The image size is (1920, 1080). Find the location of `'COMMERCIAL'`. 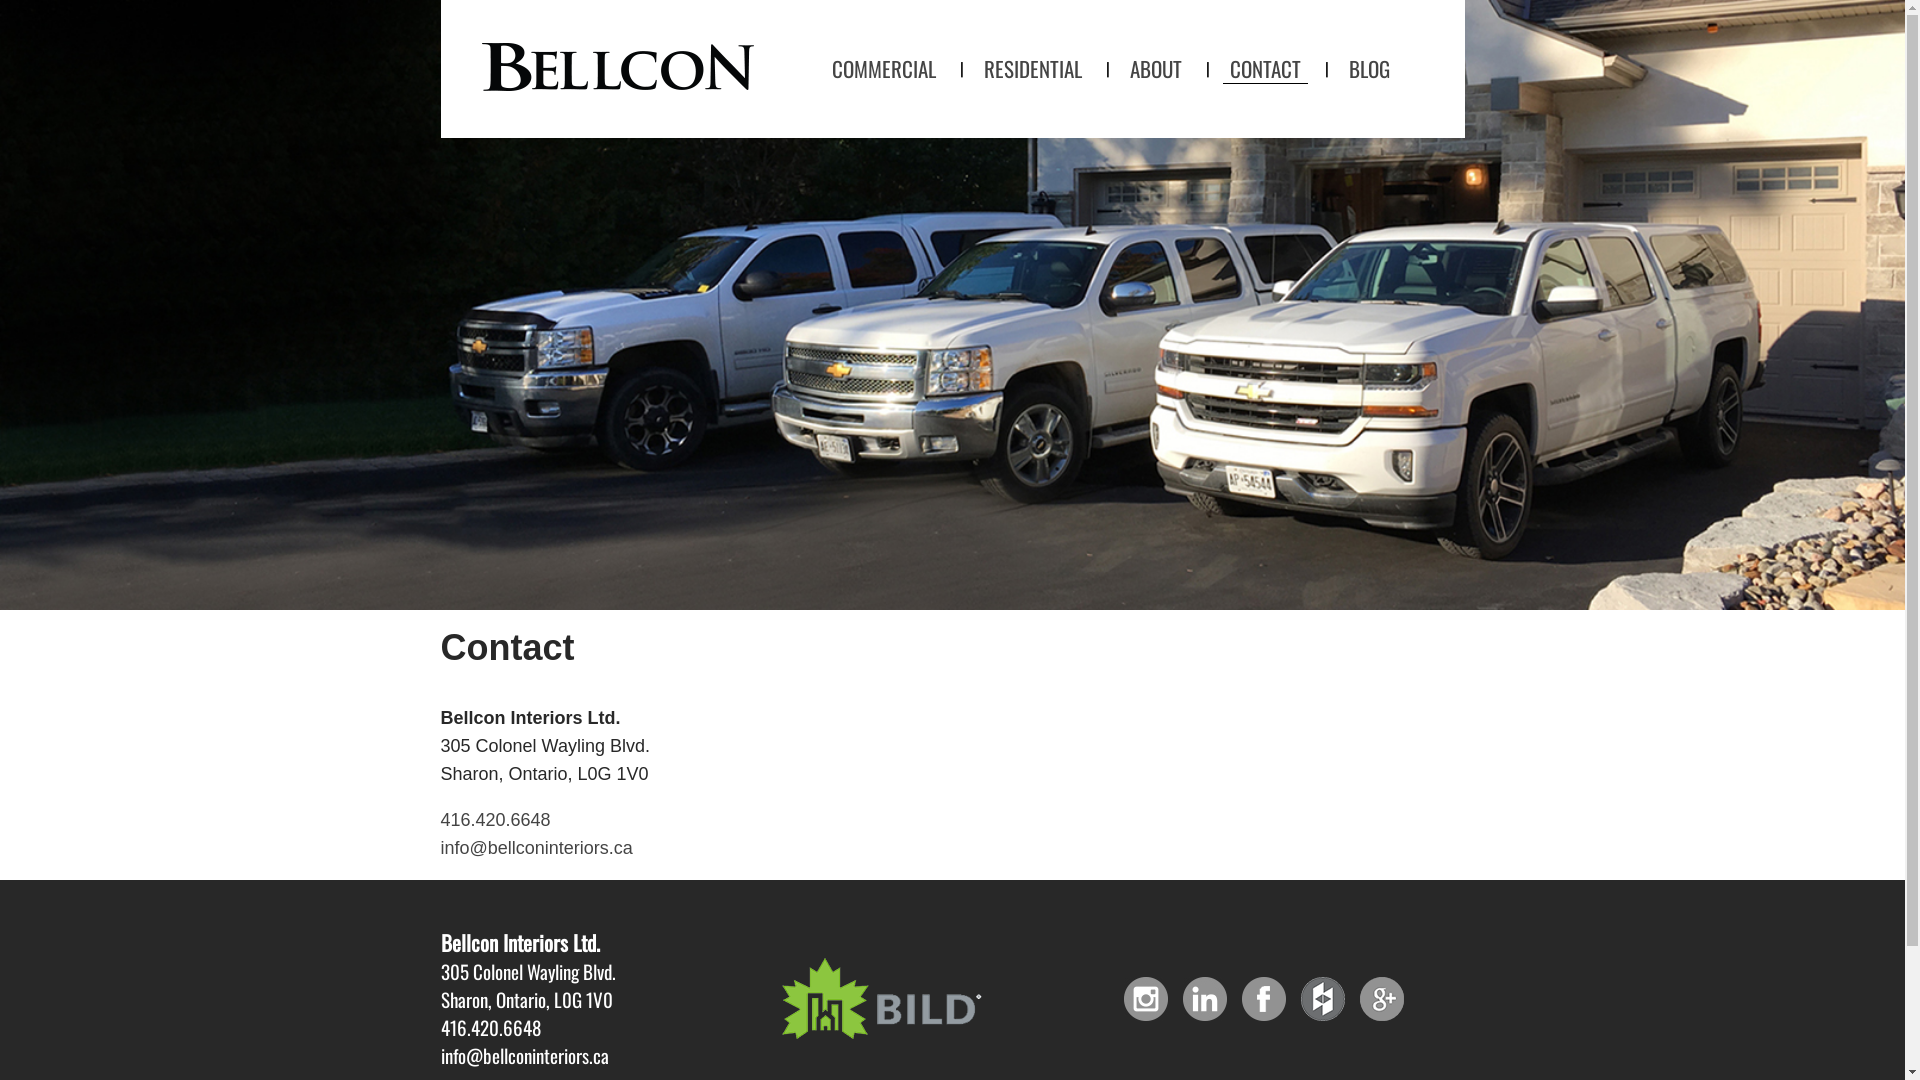

'COMMERCIAL' is located at coordinates (824, 68).